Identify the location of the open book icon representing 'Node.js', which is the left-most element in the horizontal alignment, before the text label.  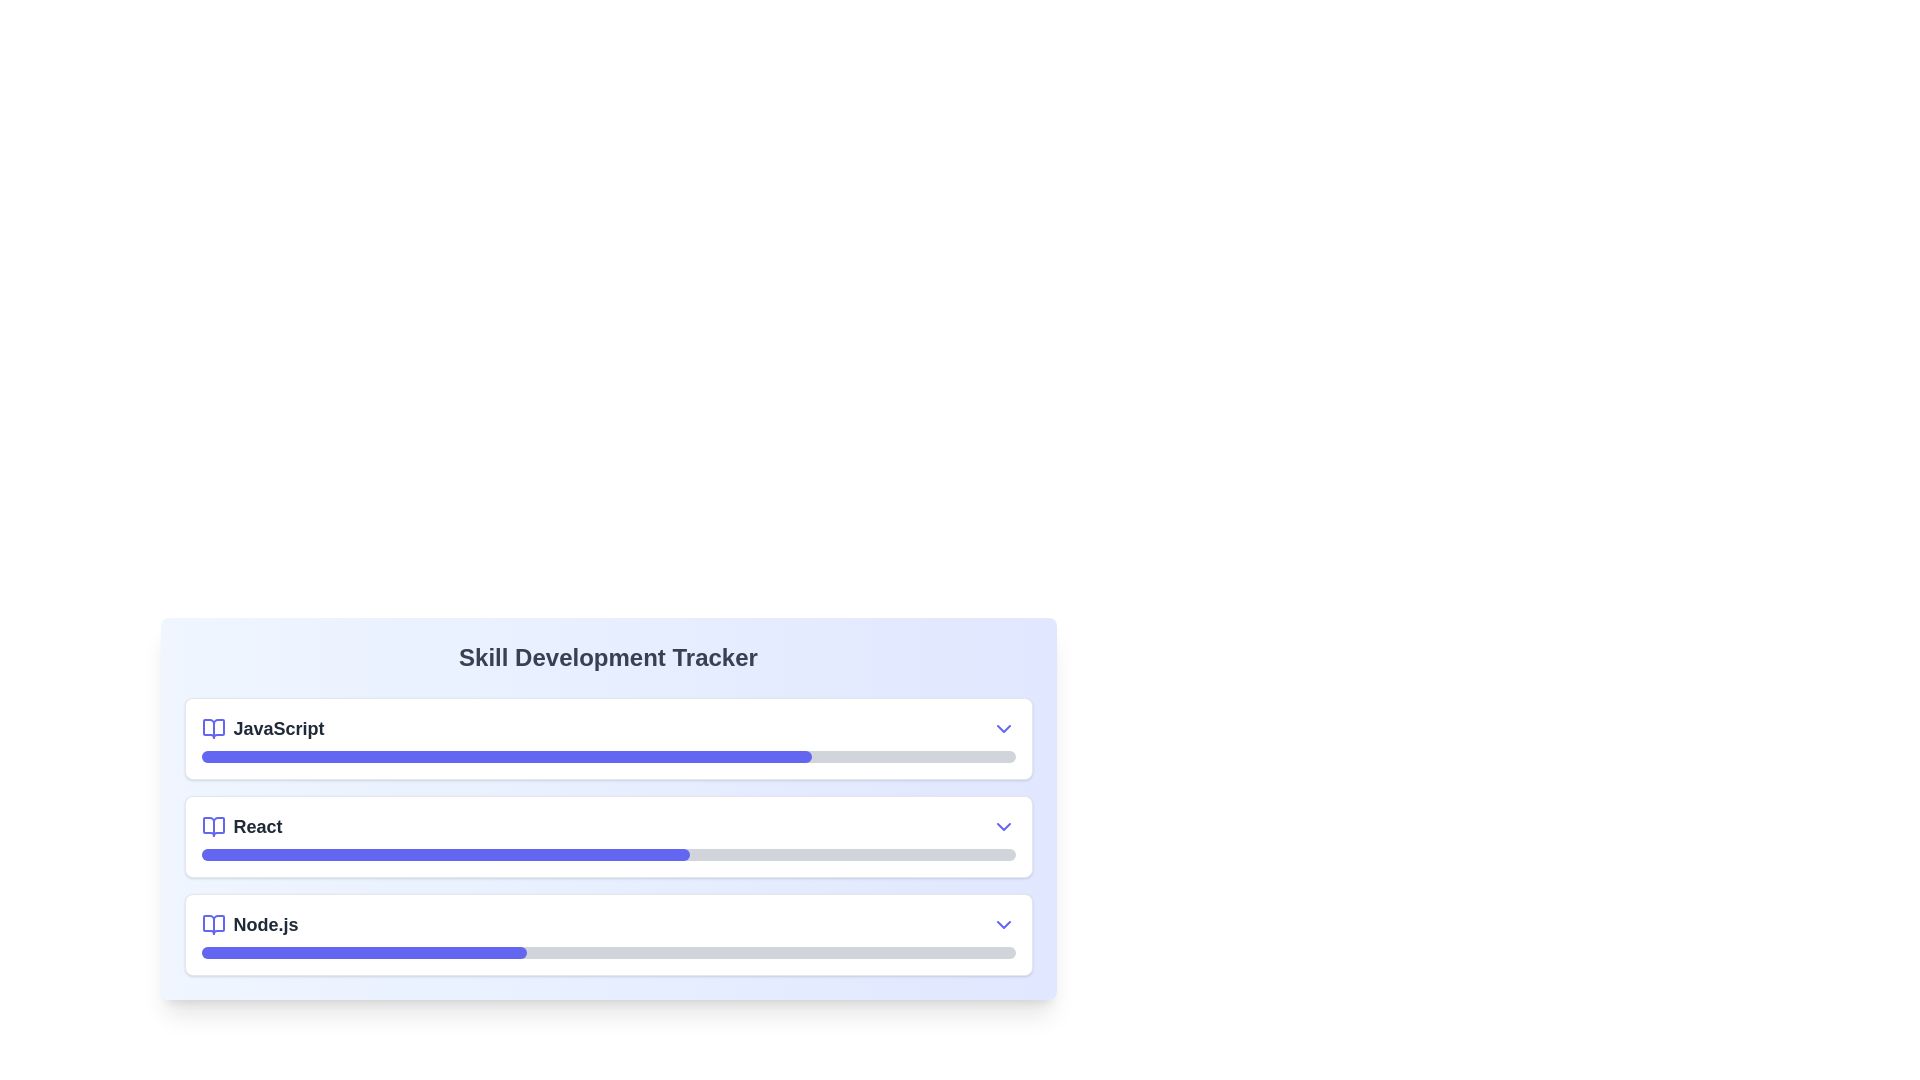
(213, 925).